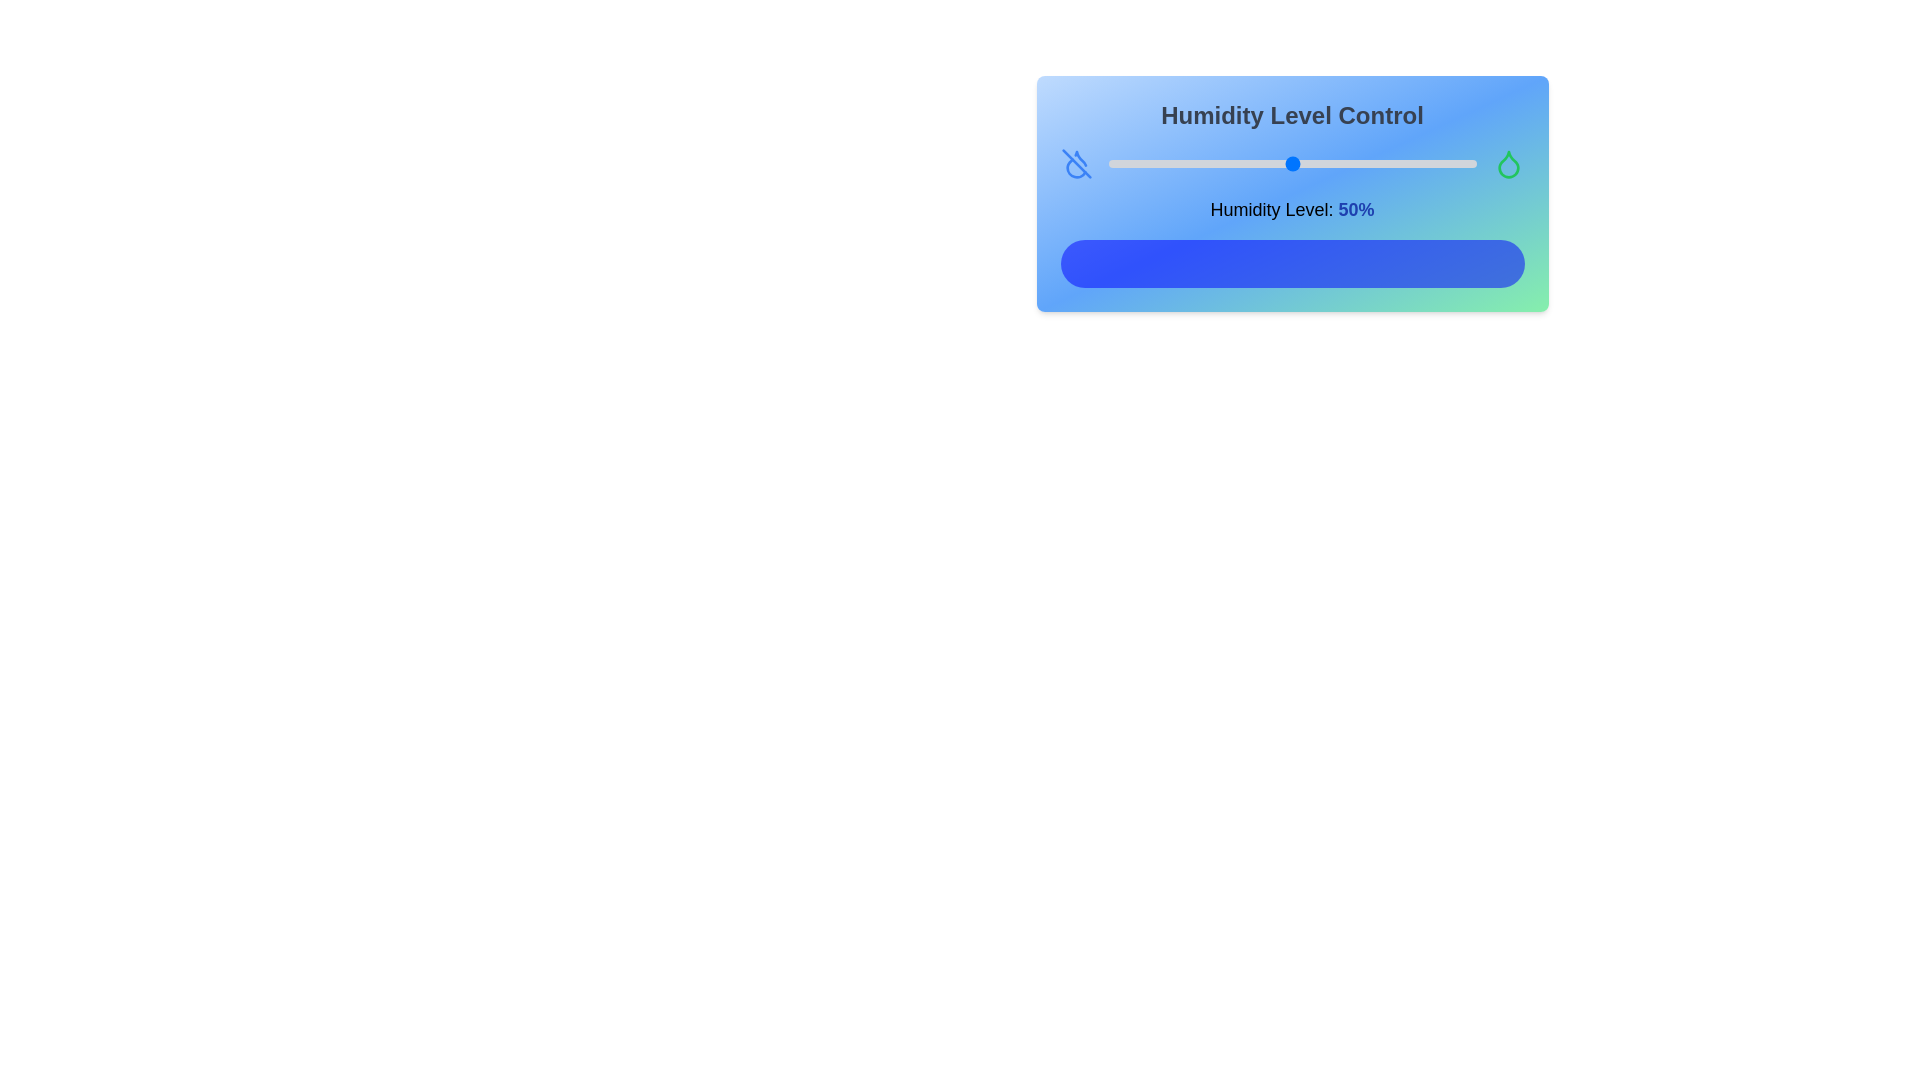 The image size is (1920, 1080). What do you see at coordinates (1118, 163) in the screenshot?
I see `the humidity level to 3% using the slider` at bounding box center [1118, 163].